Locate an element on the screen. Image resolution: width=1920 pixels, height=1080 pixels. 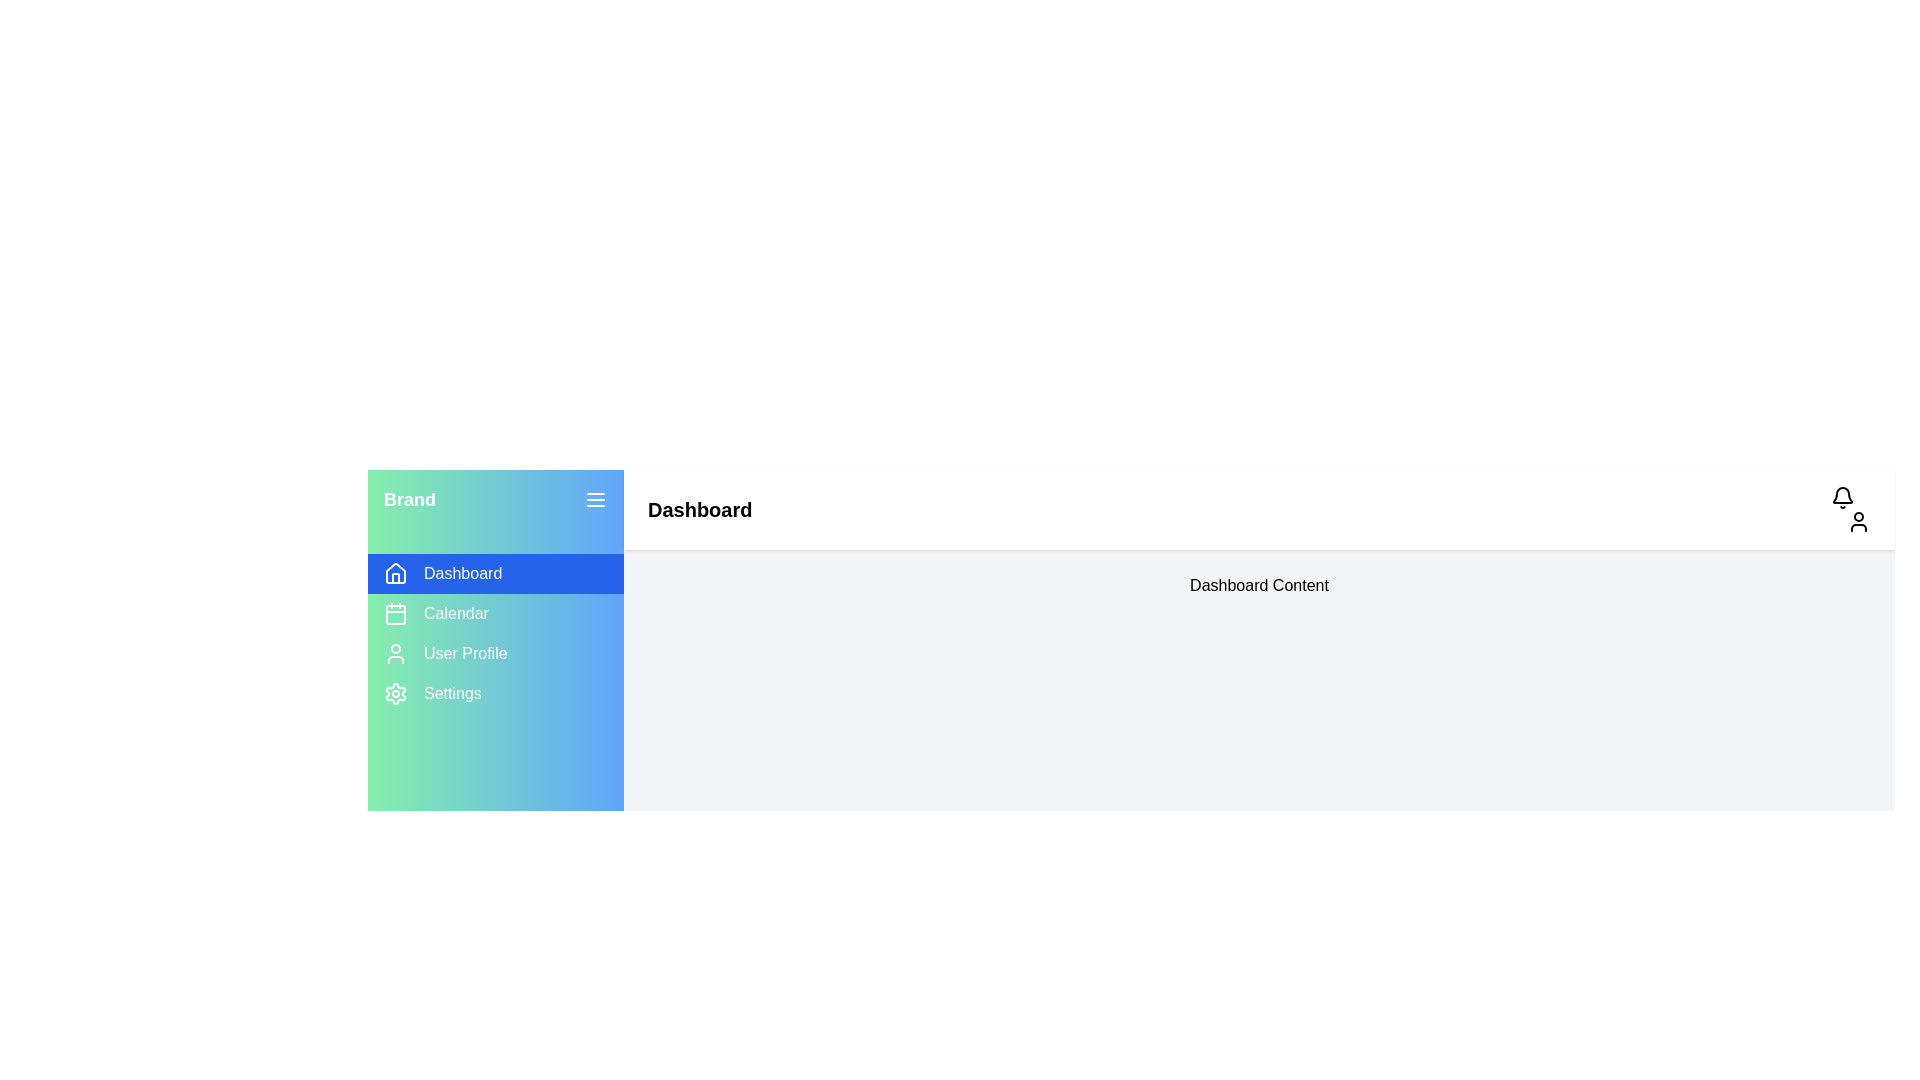
the Dashboard navigation button located in the vertical menu on the left side of the interface to trigger the hover effect is located at coordinates (495, 574).